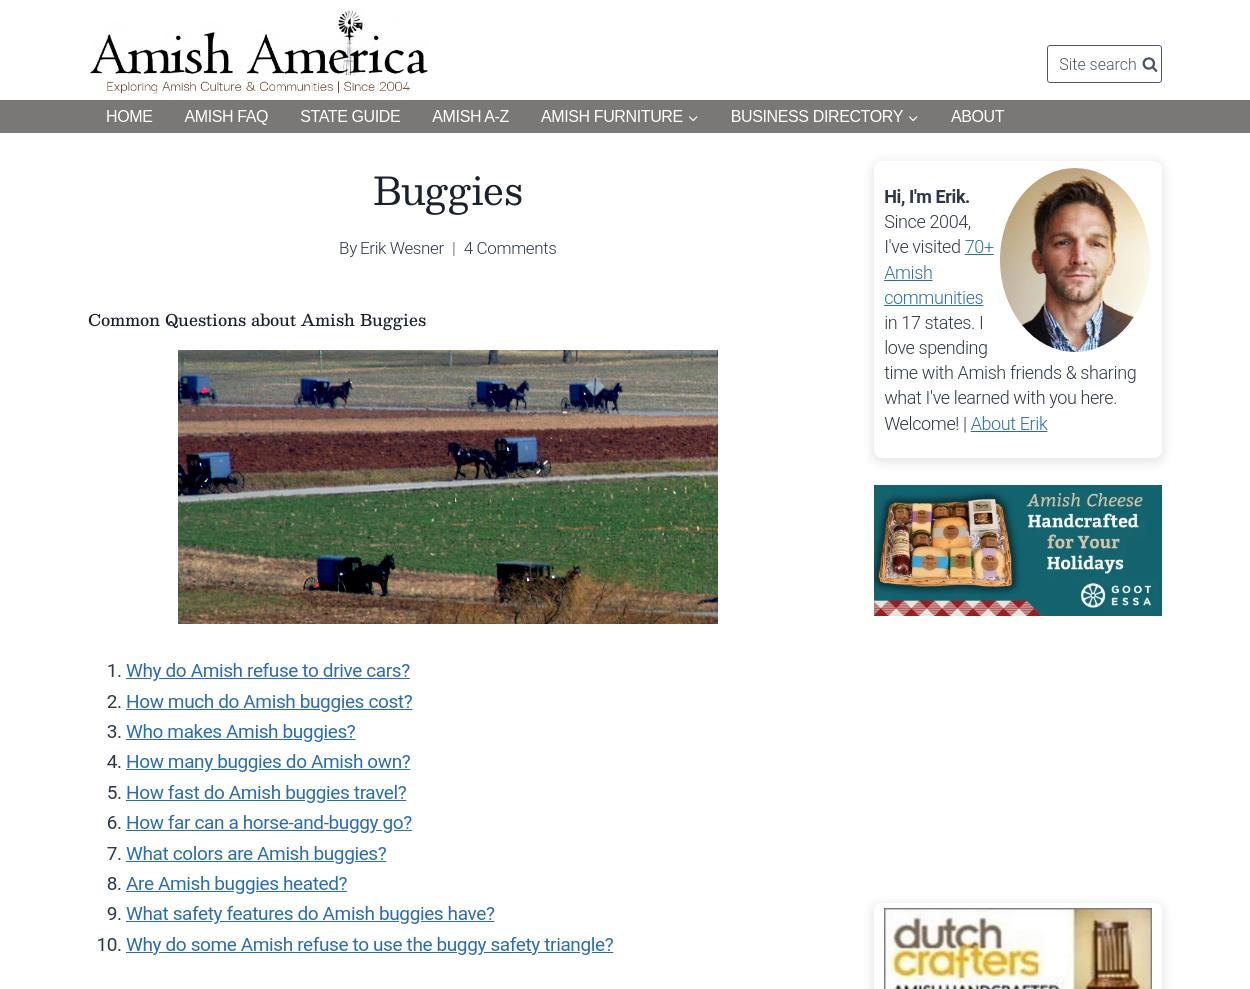  I want to click on 'About Erik', so click(1008, 422).